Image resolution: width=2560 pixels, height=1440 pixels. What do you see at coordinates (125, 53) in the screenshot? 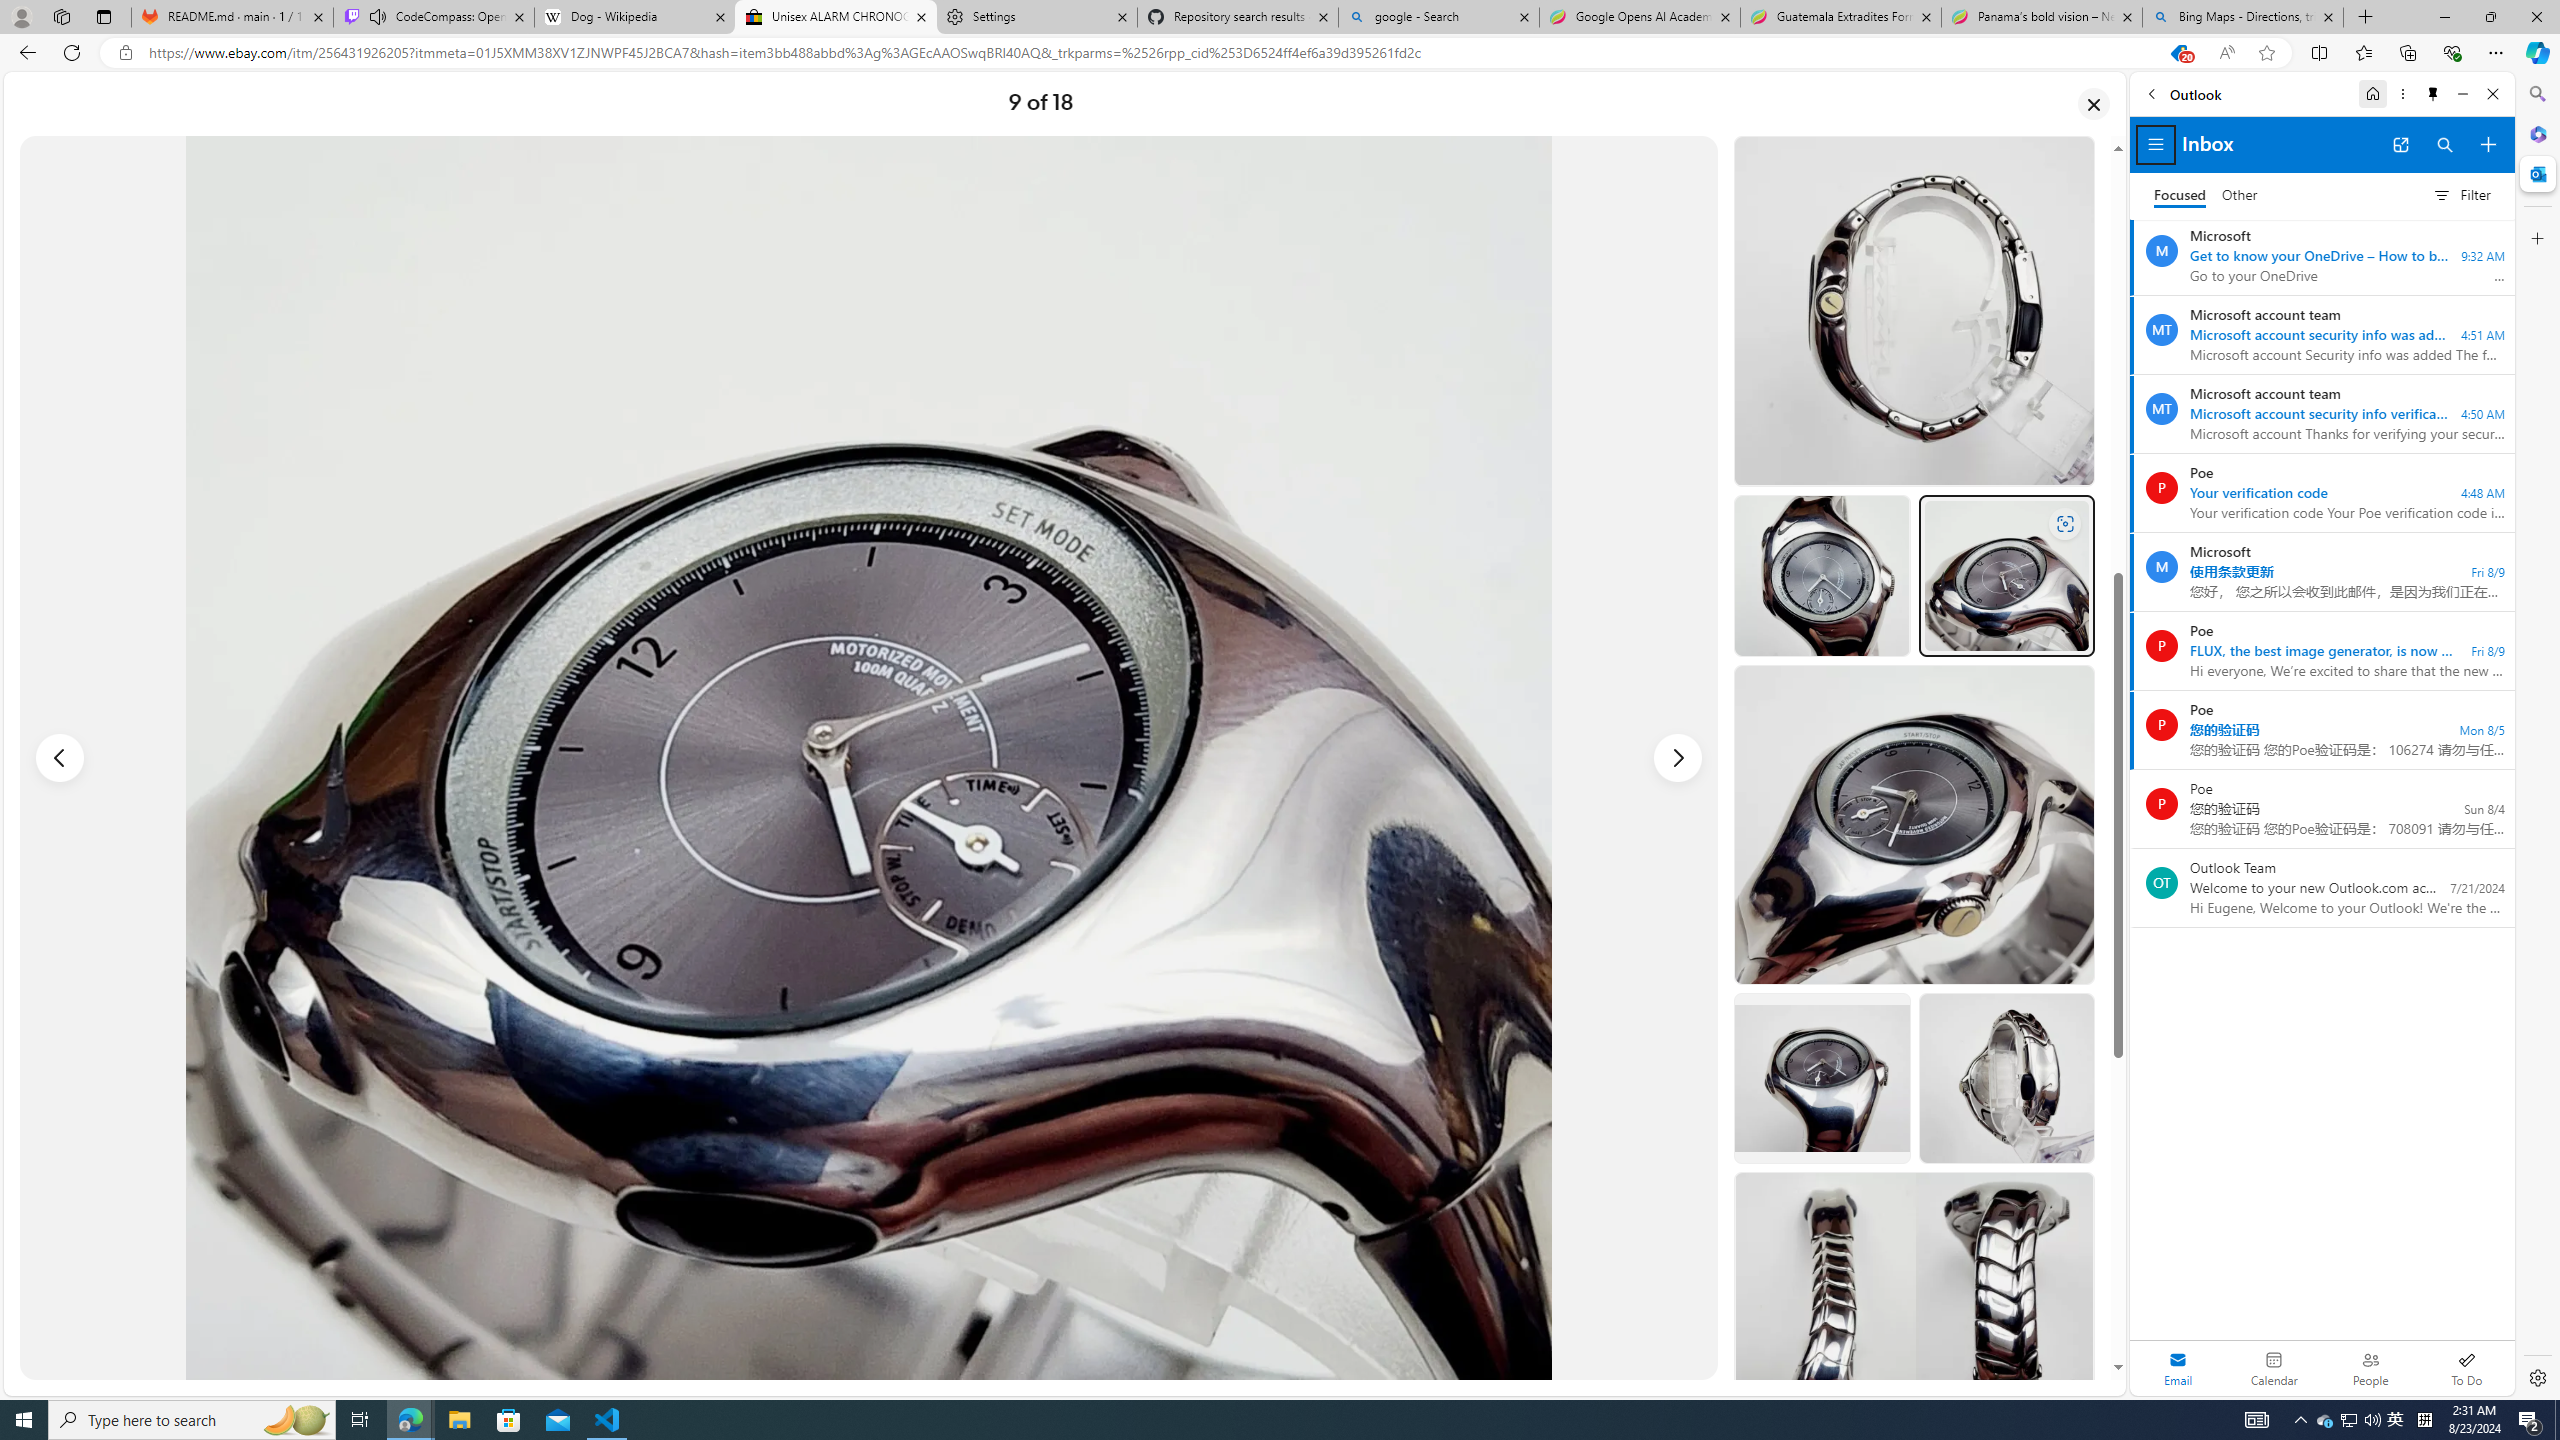
I see `'View site information'` at bounding box center [125, 53].